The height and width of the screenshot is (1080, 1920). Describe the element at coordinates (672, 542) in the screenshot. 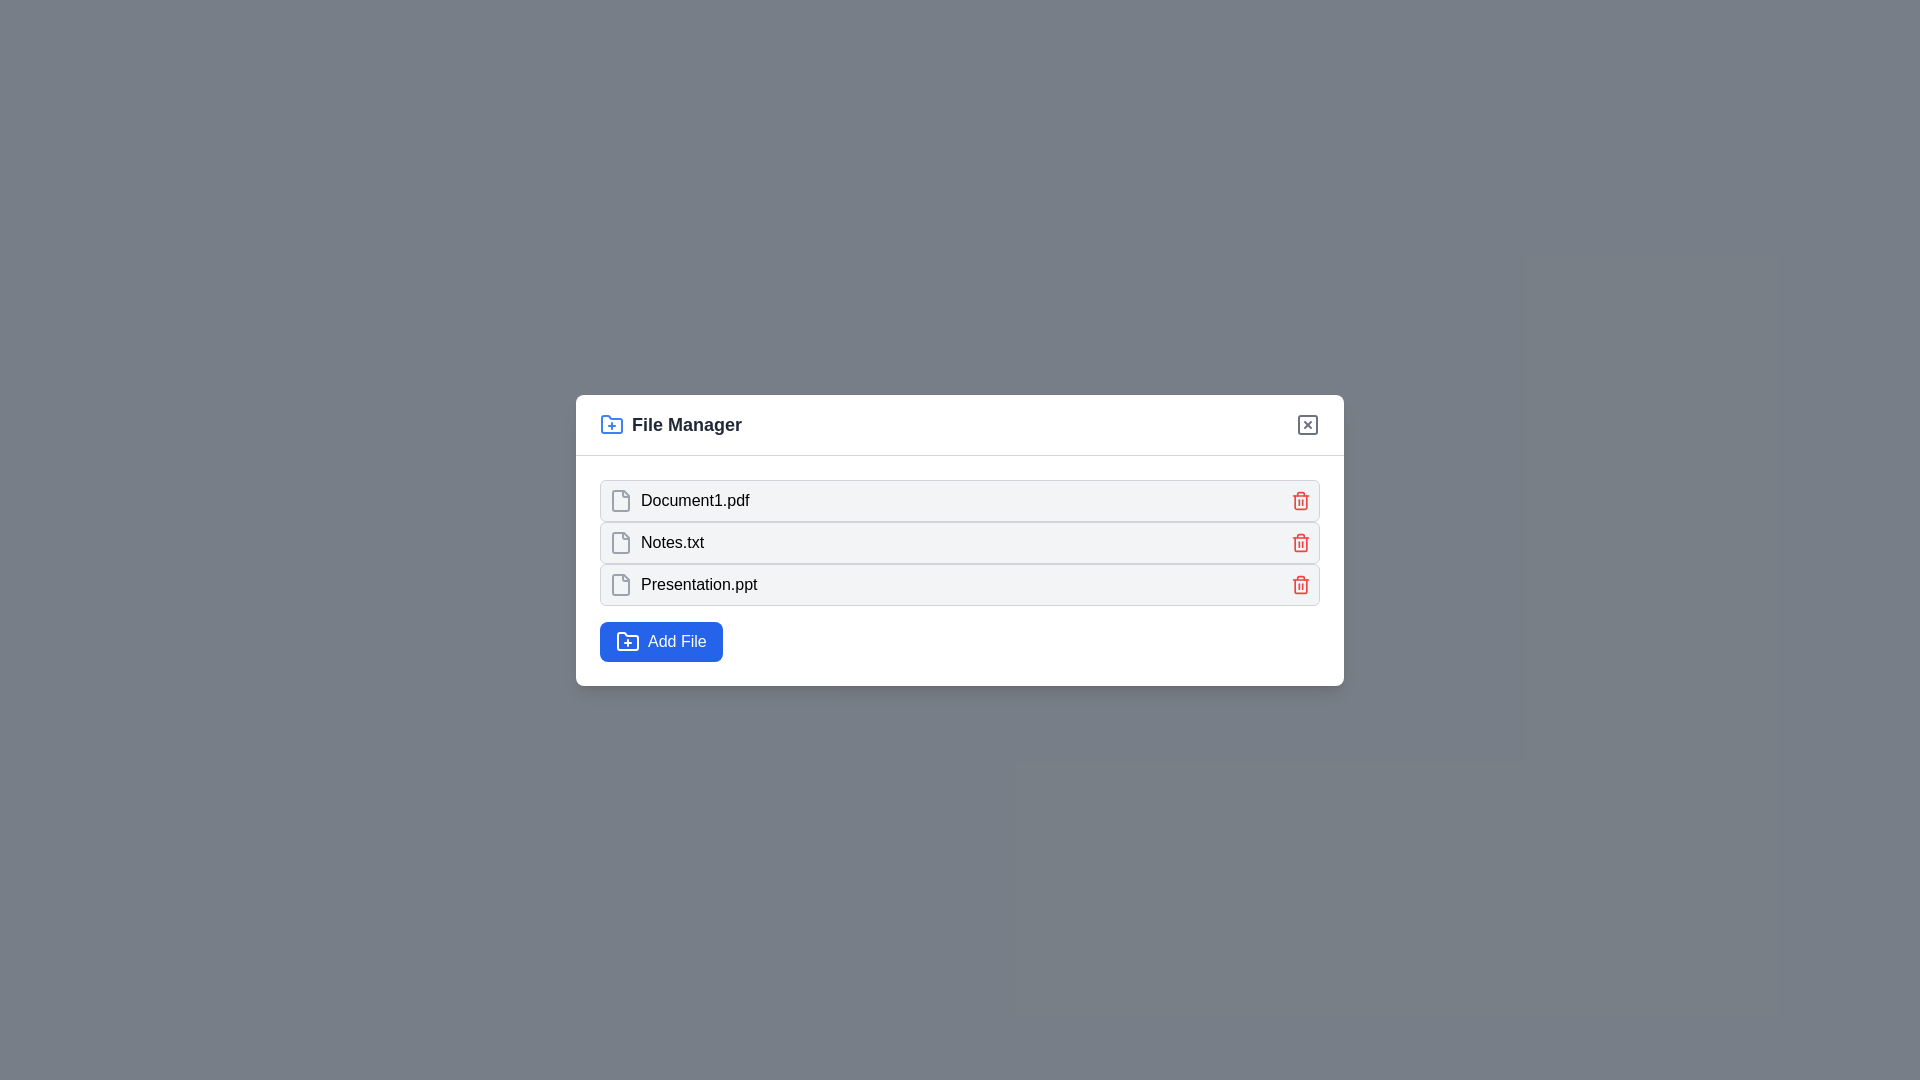

I see `the static text label representing the file name` at that location.